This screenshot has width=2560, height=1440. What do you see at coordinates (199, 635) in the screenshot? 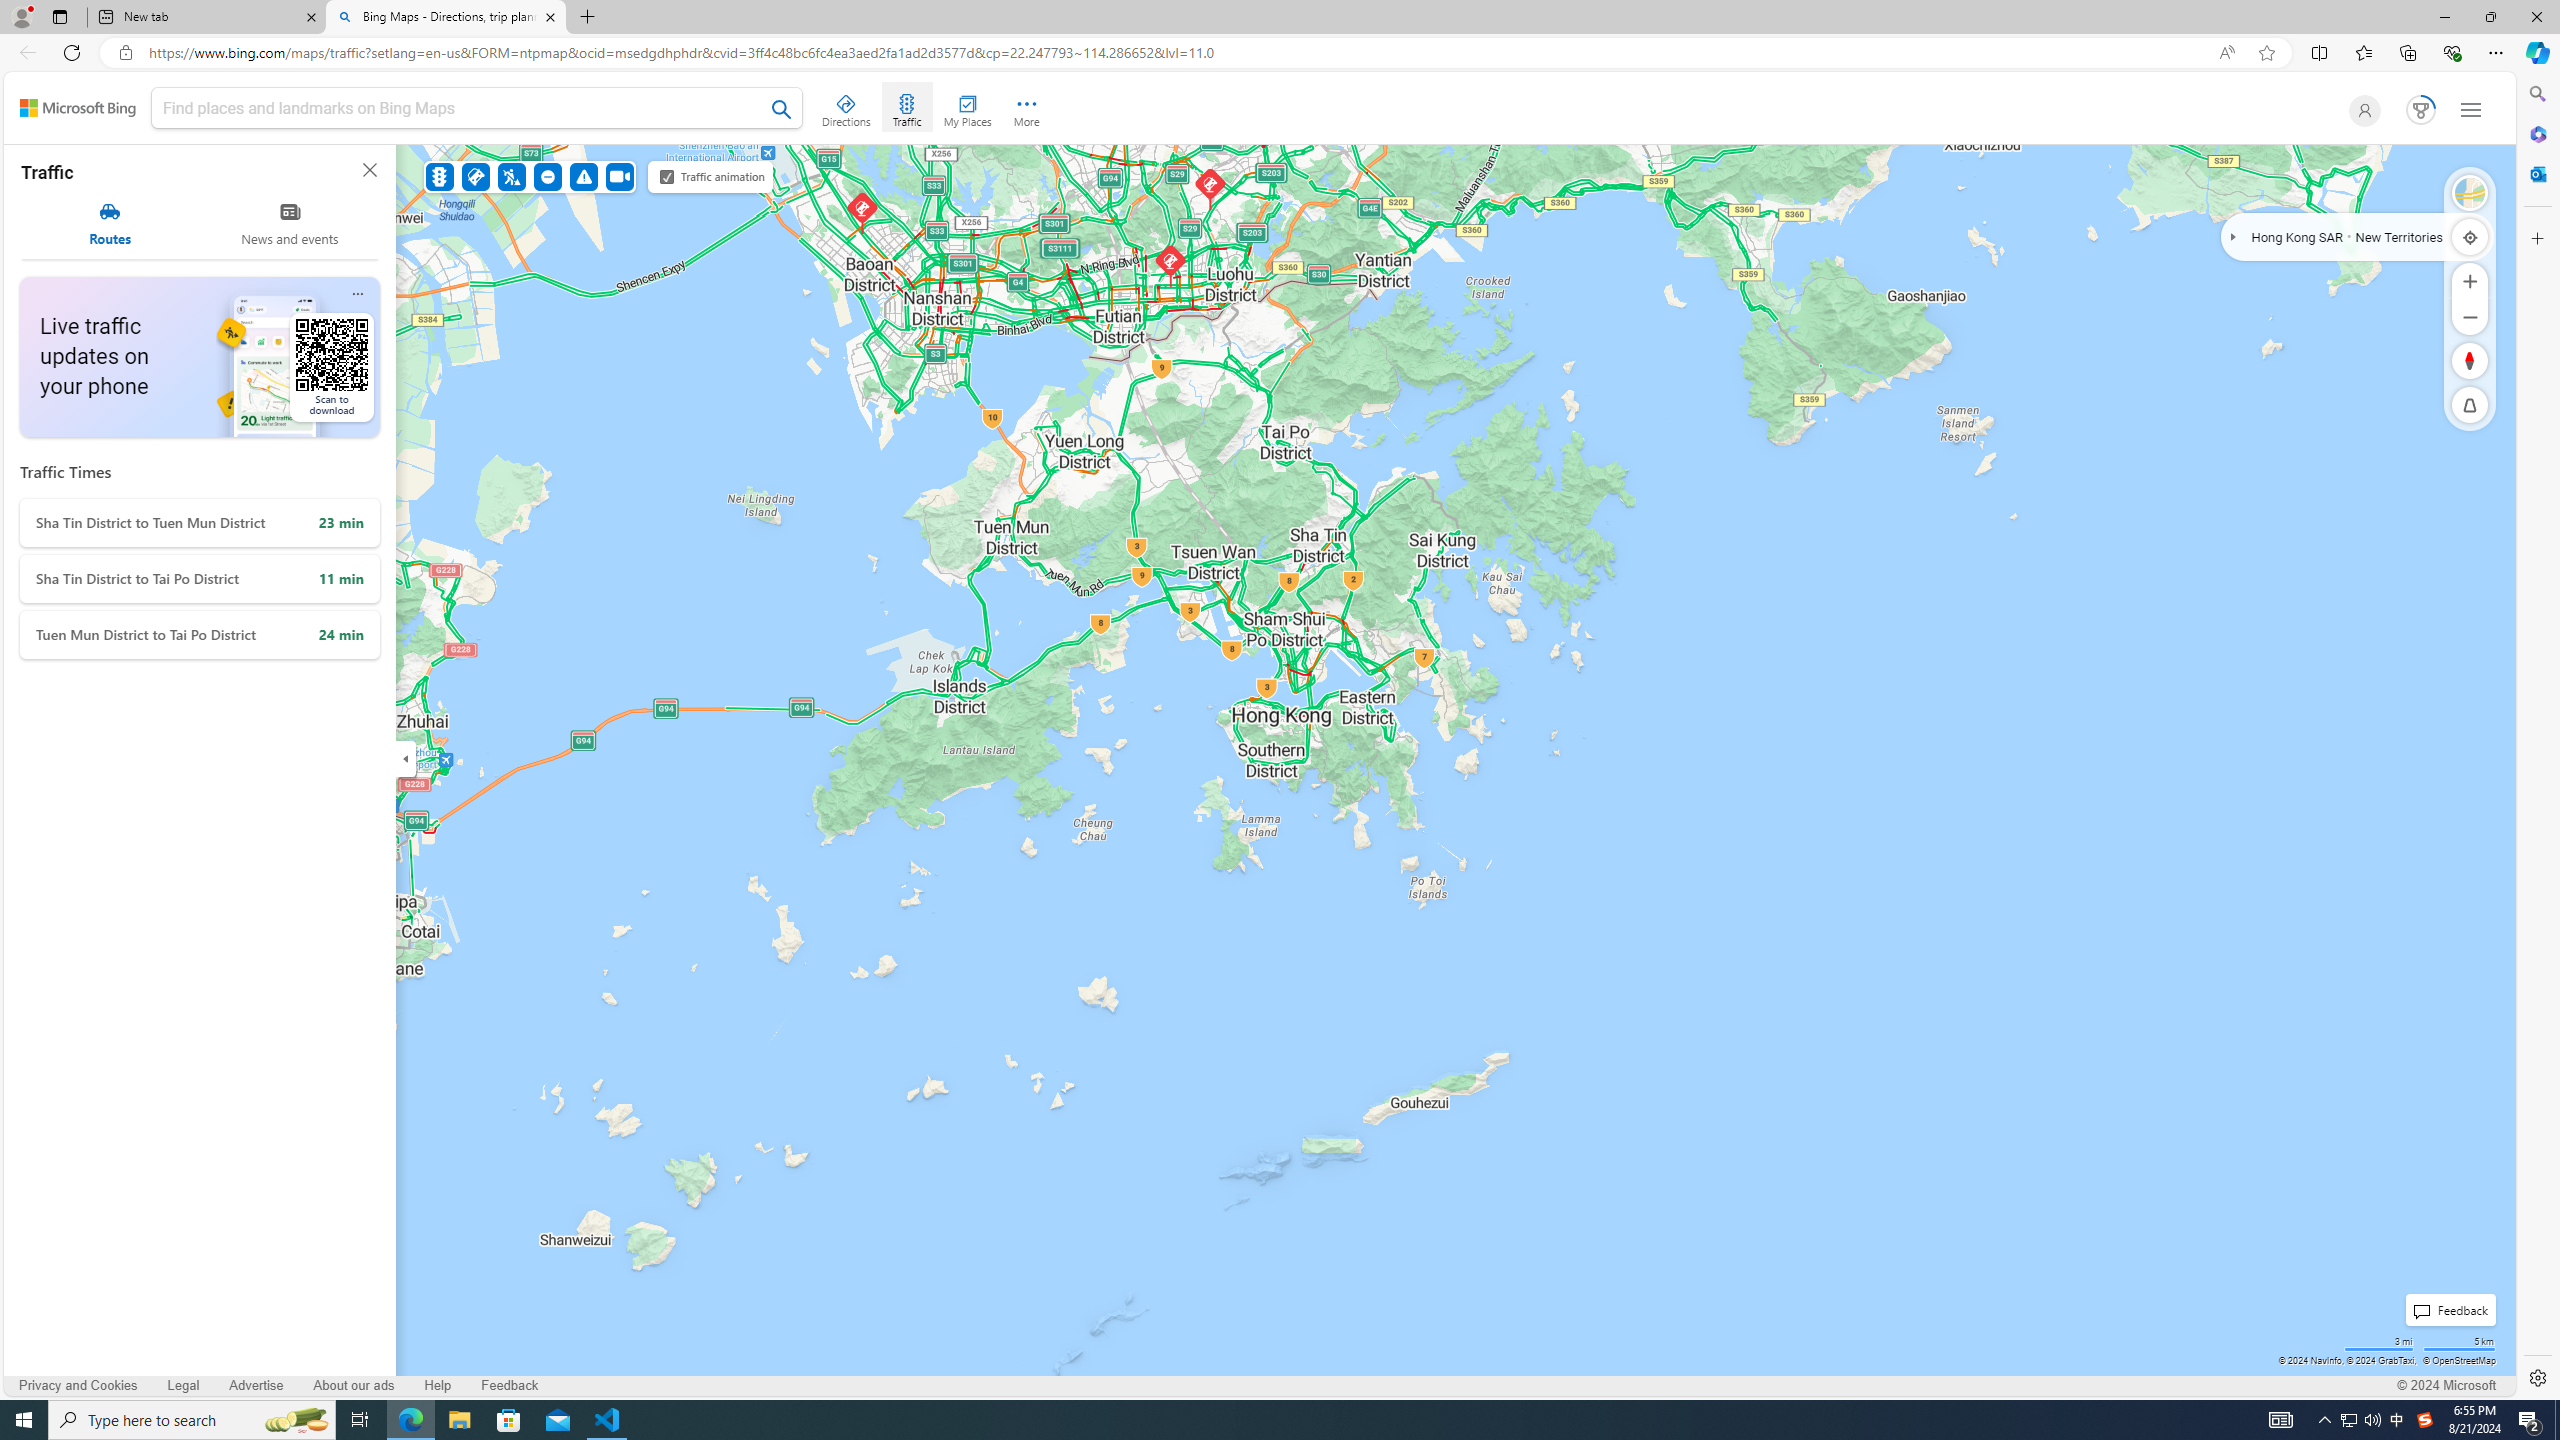
I see `'Tuen Mun District to Tai Po District'` at bounding box center [199, 635].